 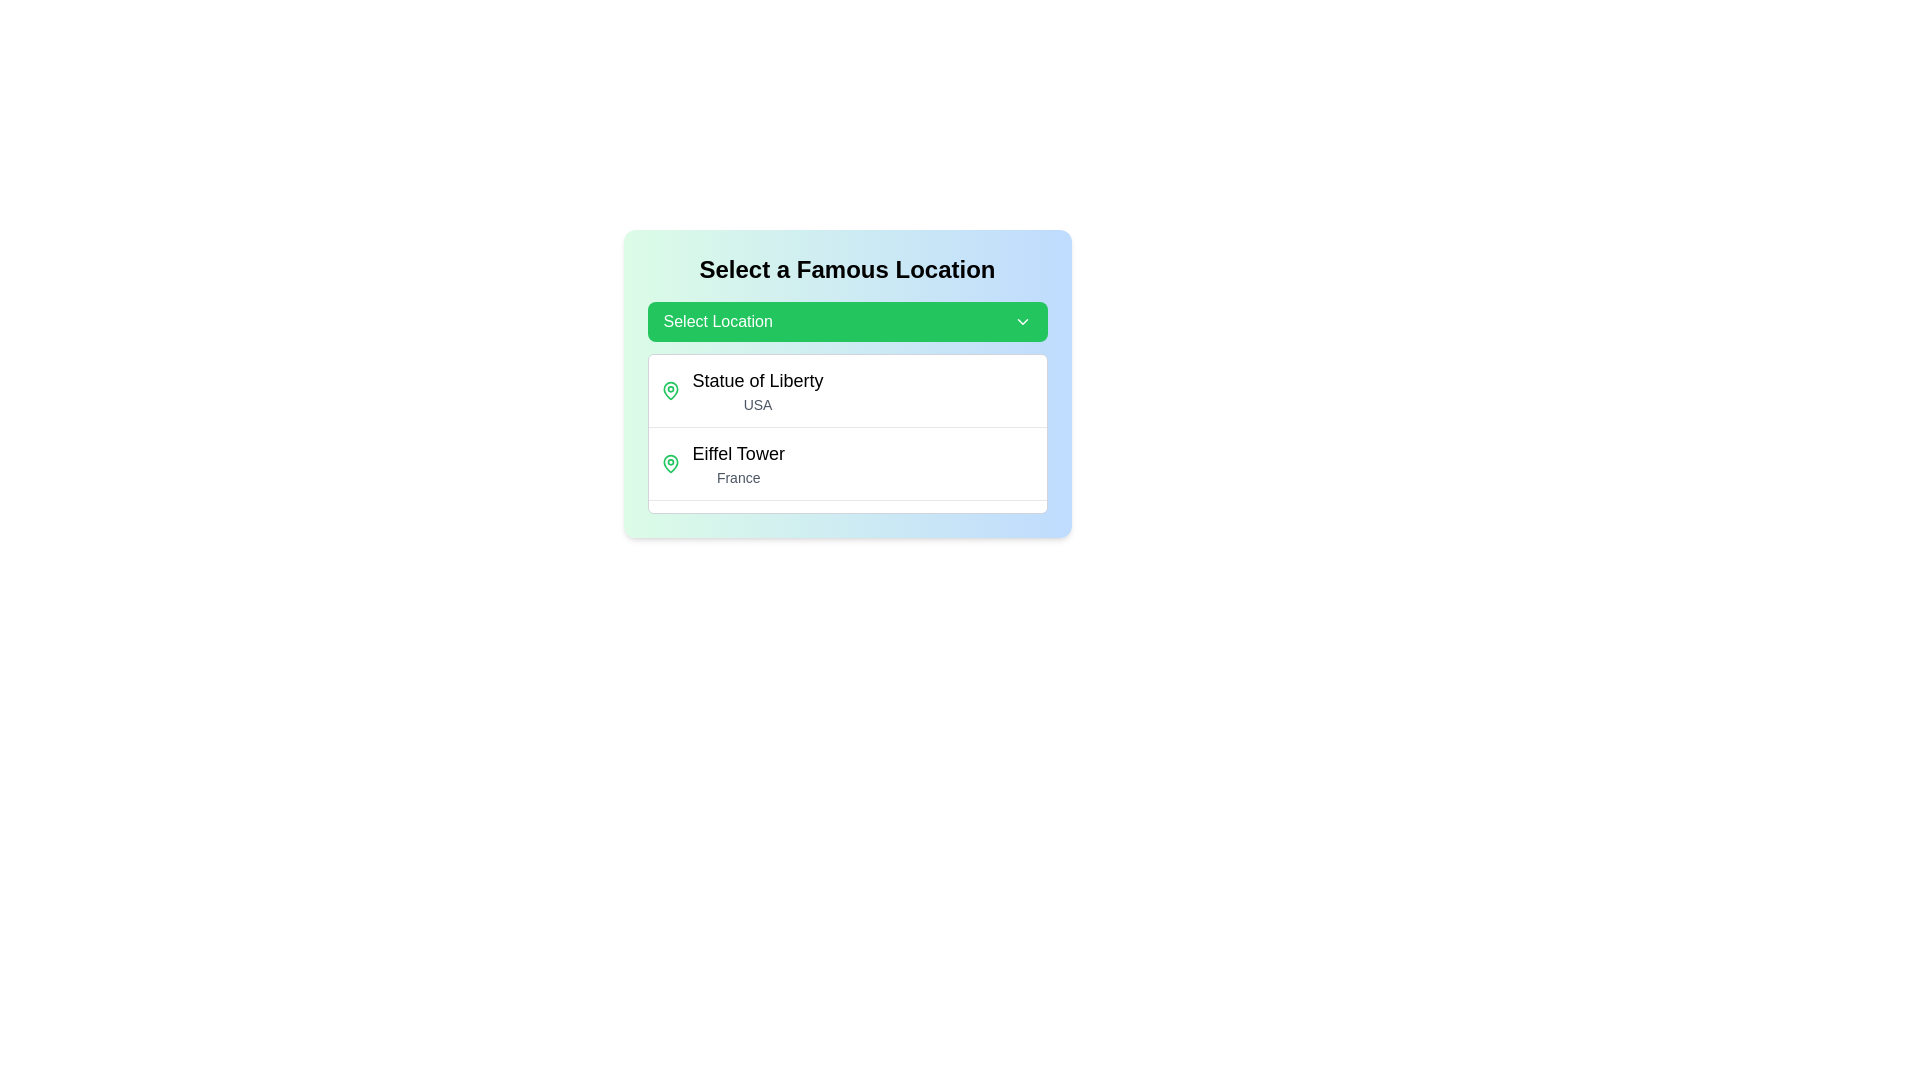 I want to click on the 'Select Location' text label, so click(x=718, y=320).